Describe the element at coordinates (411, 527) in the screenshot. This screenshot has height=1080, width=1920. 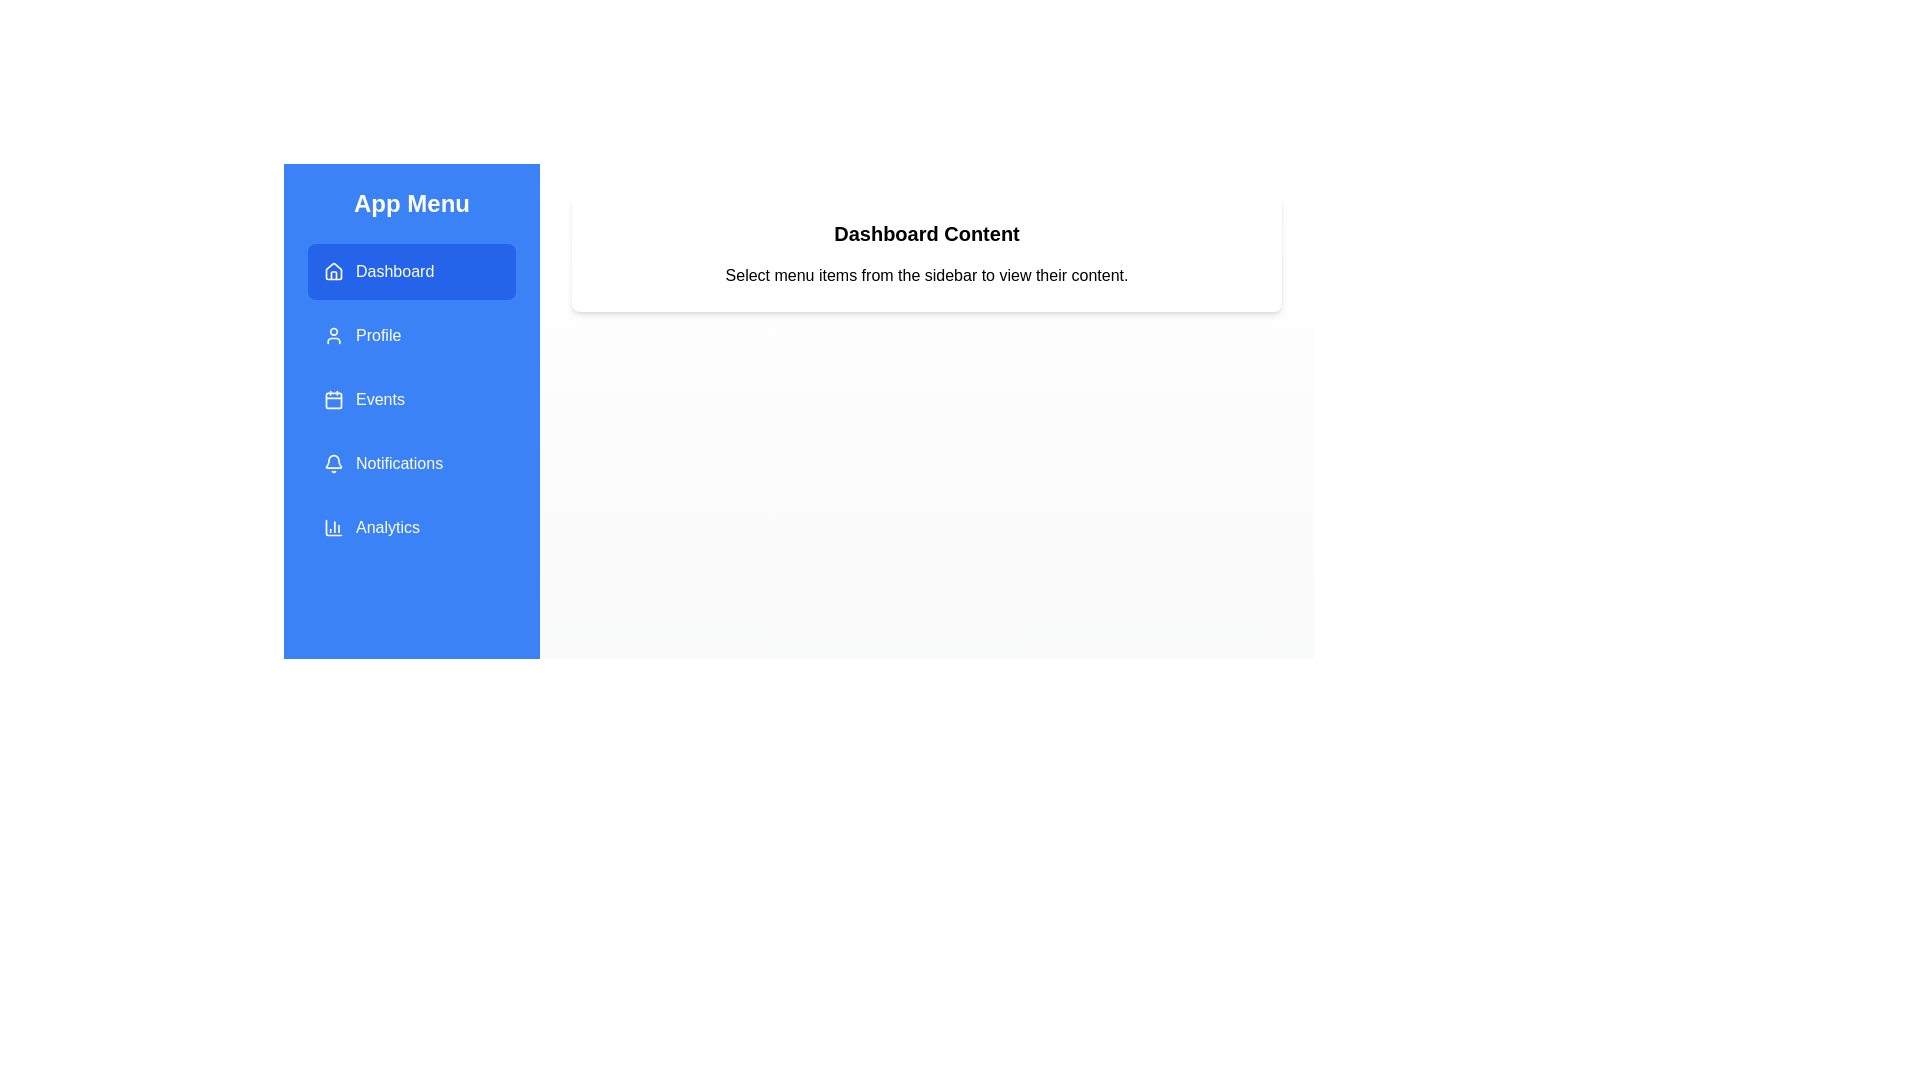
I see `the menu item labeled Analytics to observe its hover effect` at that location.